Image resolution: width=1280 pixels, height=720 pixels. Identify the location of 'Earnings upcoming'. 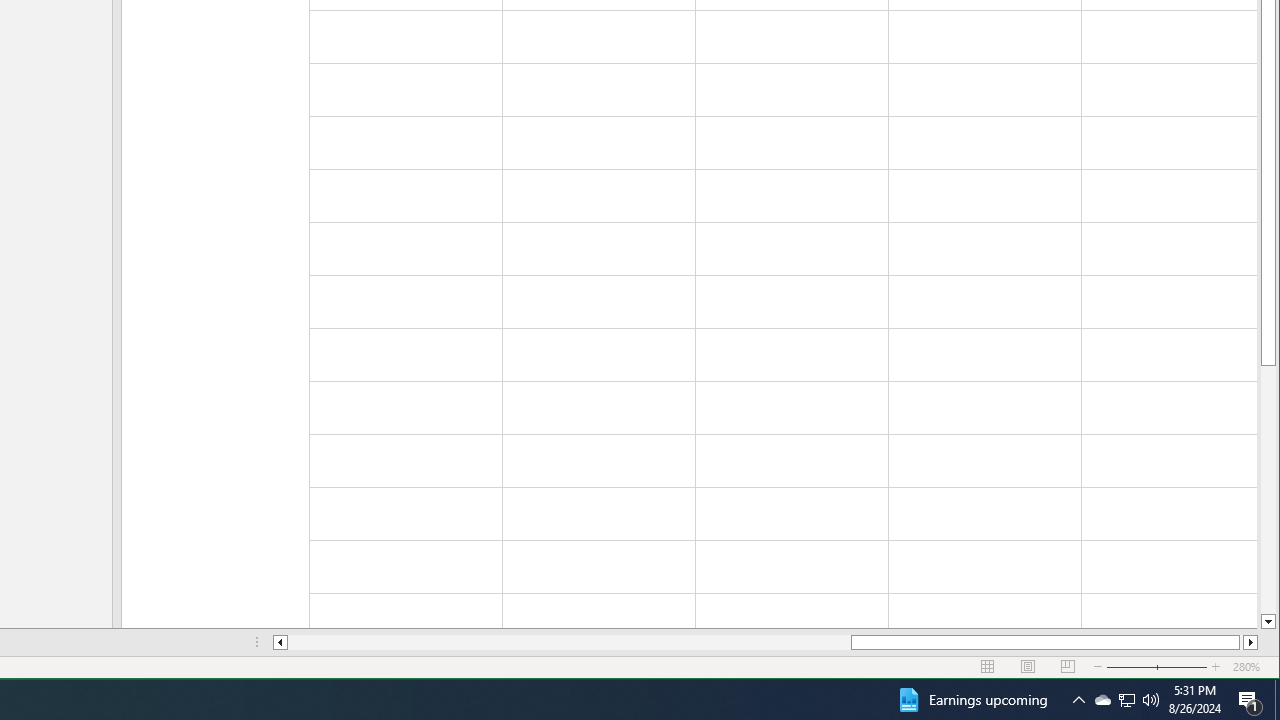
(971, 698).